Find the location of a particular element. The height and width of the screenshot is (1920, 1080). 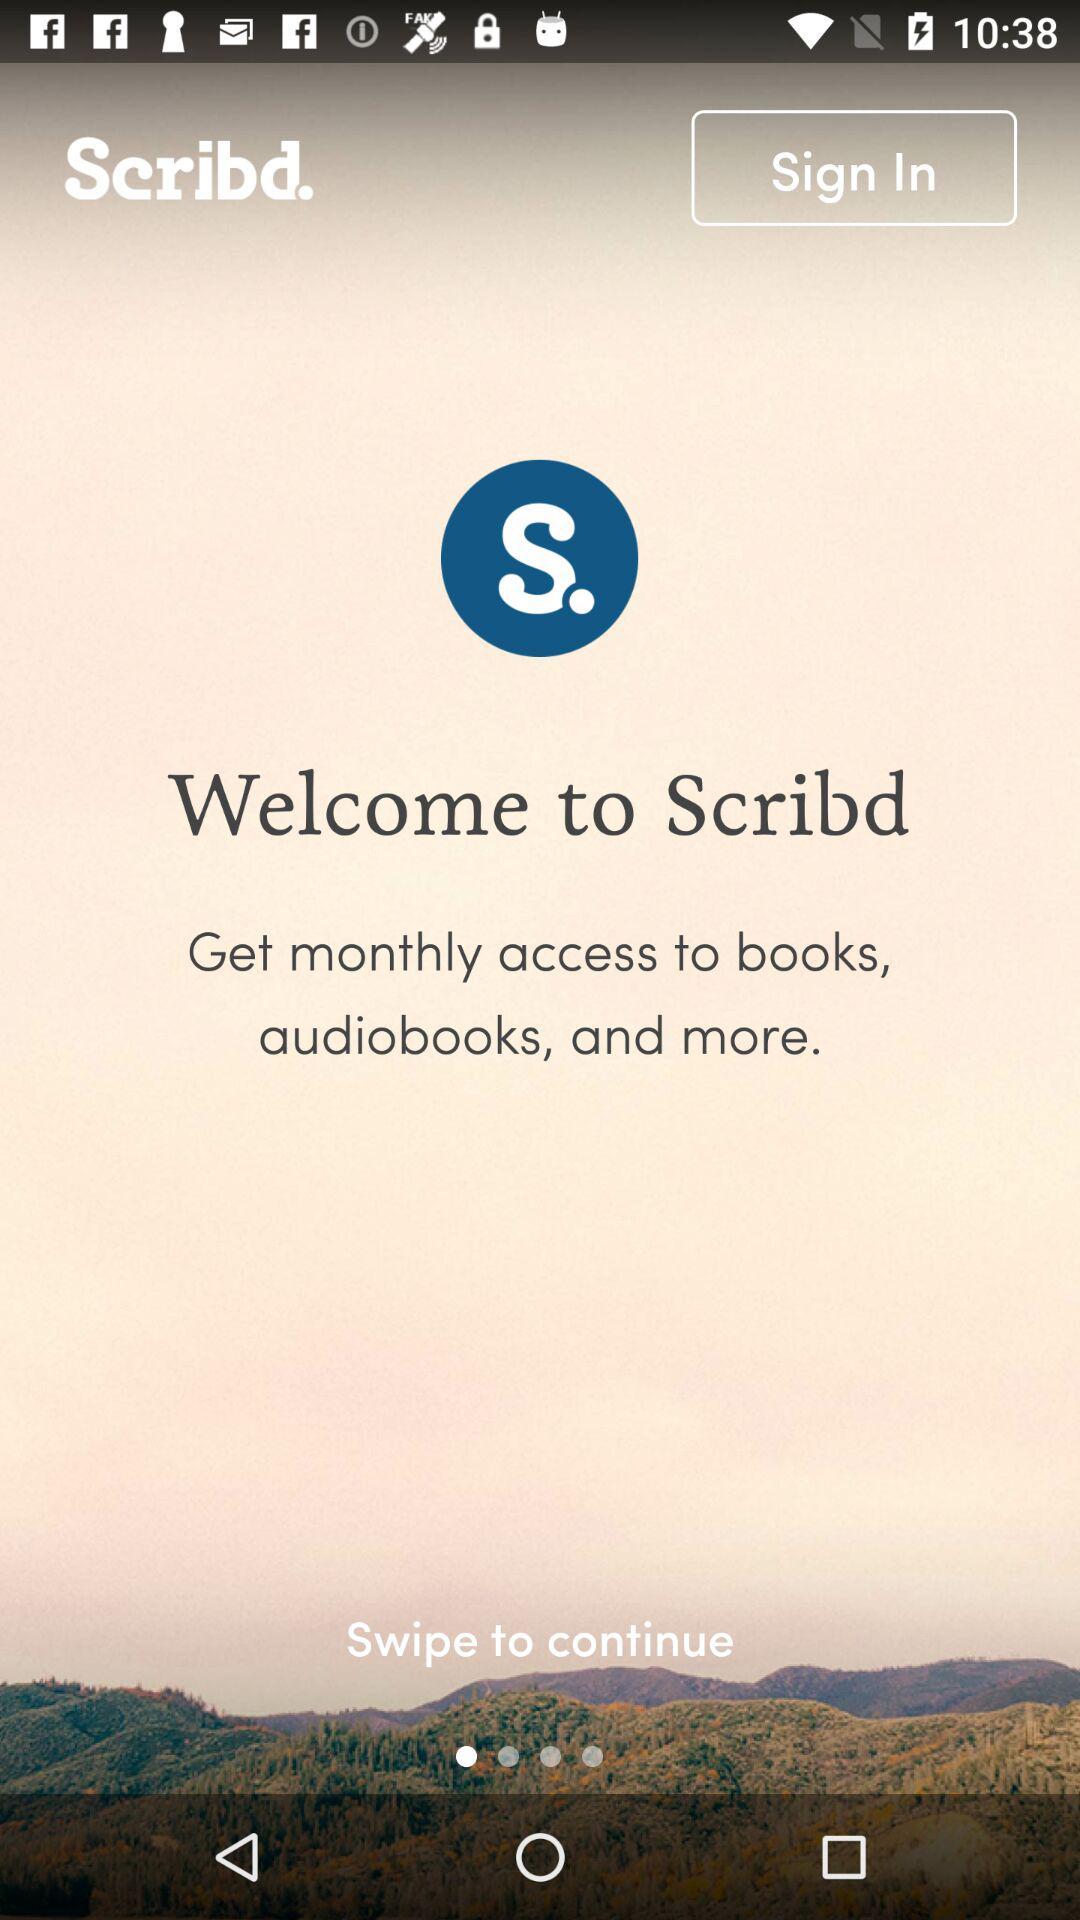

the icon at the top right corner is located at coordinates (854, 168).